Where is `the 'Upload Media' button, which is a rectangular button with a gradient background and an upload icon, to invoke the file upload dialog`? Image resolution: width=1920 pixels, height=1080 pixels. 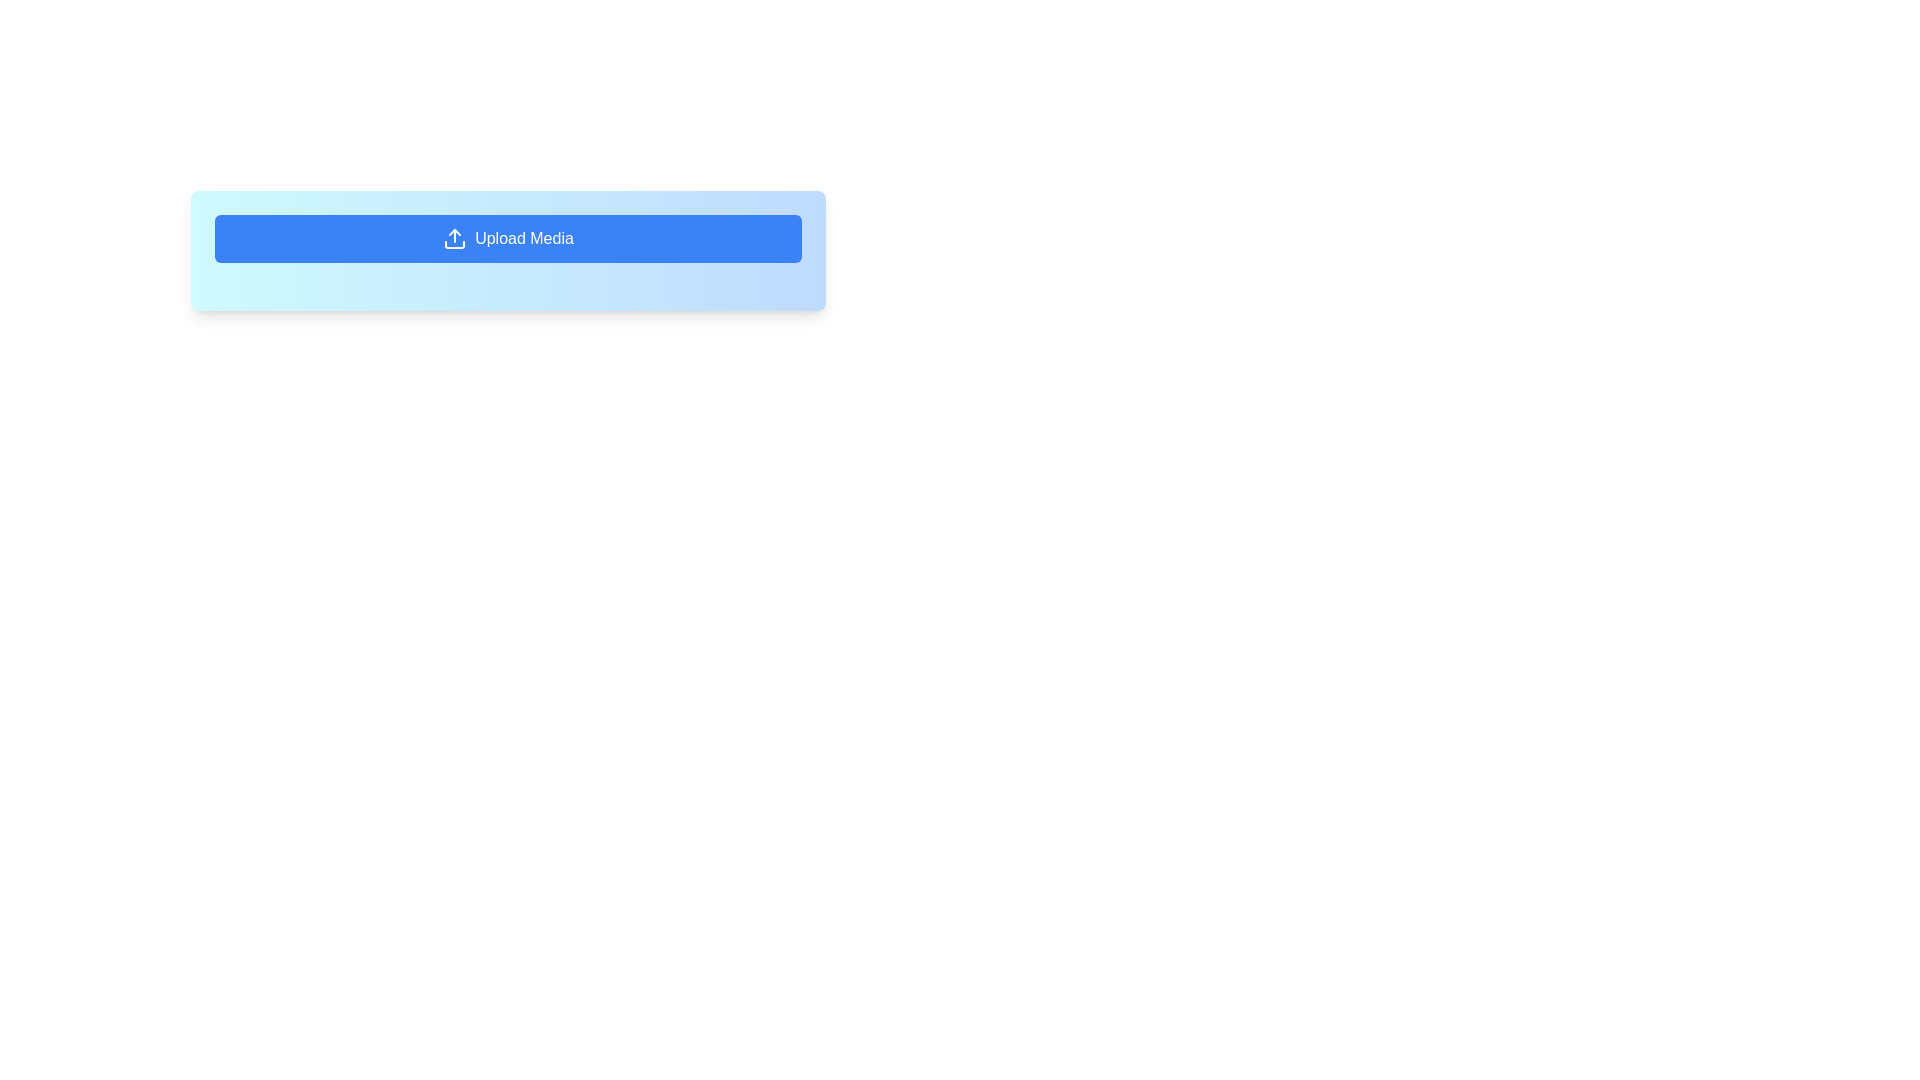 the 'Upload Media' button, which is a rectangular button with a gradient background and an upload icon, to invoke the file upload dialog is located at coordinates (508, 249).